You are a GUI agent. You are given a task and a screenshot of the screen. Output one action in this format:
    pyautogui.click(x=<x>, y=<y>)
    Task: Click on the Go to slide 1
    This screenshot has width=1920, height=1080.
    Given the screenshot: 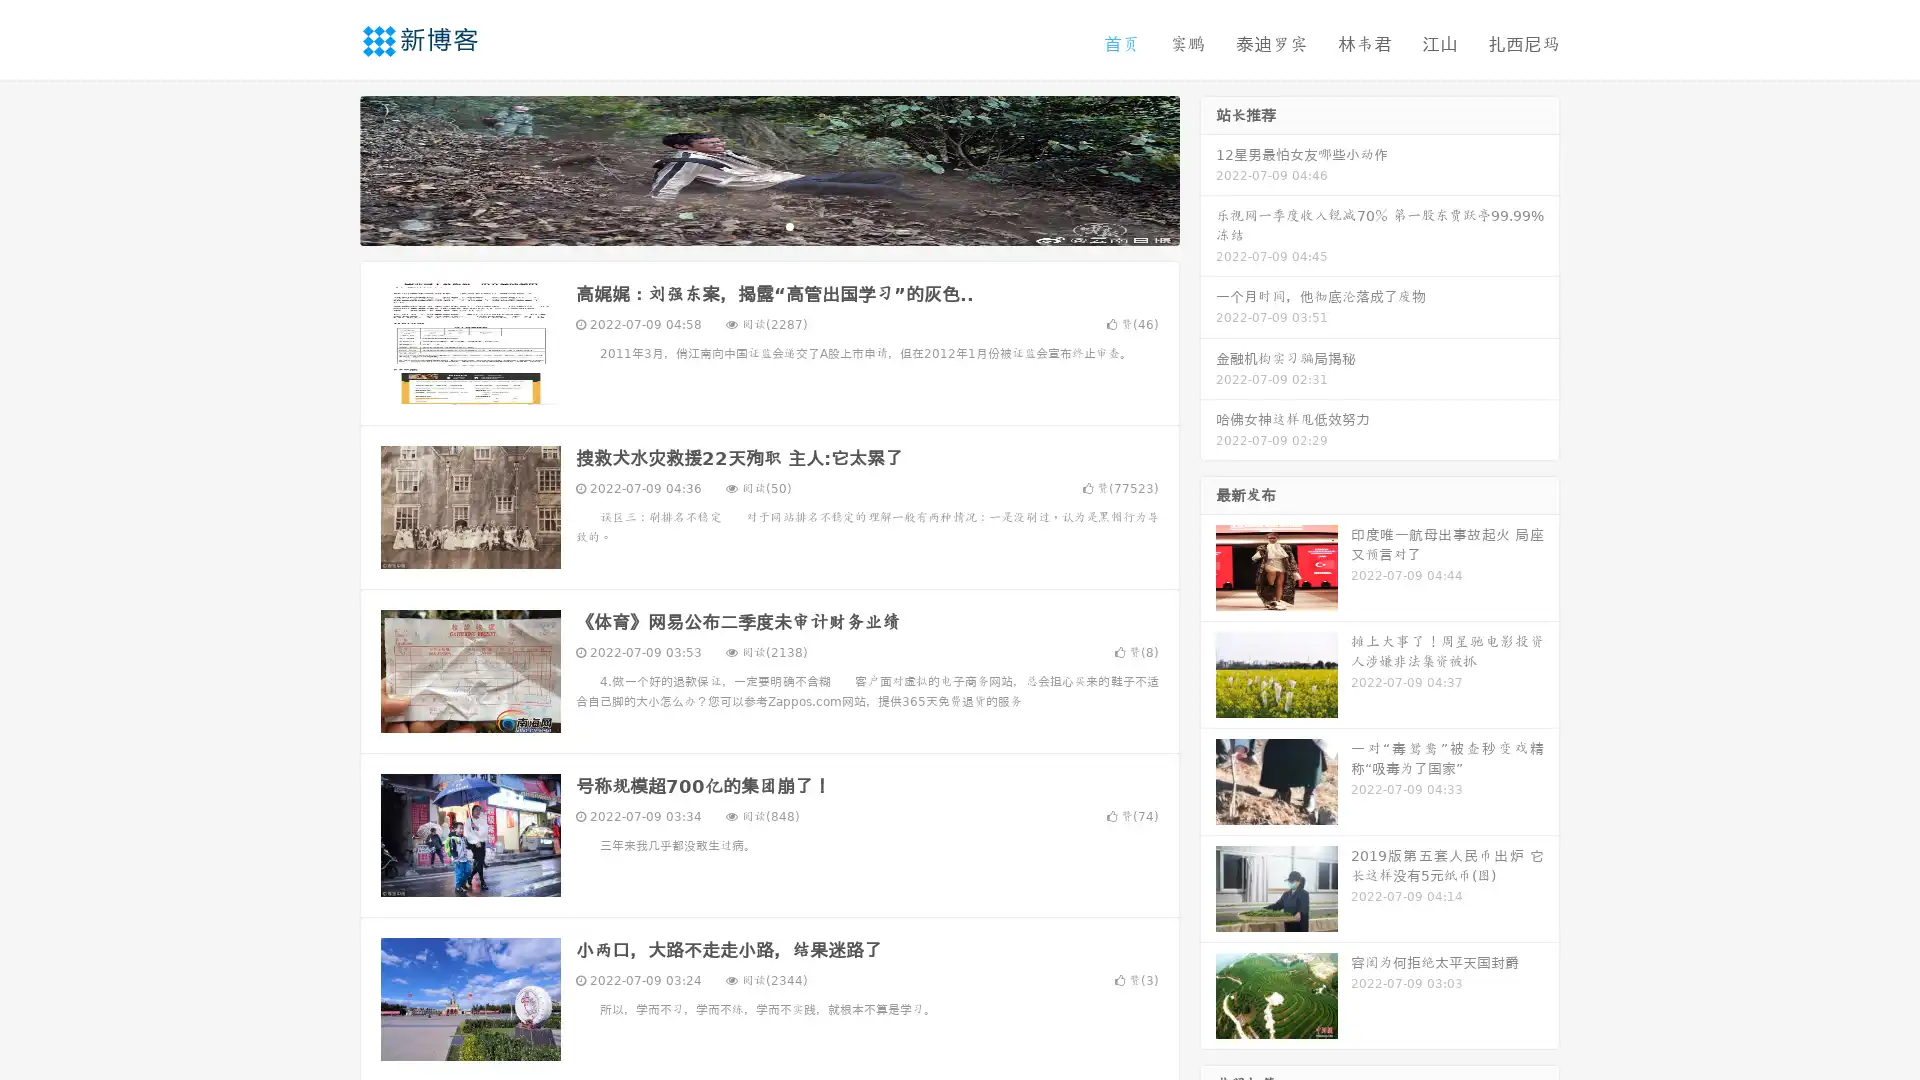 What is the action you would take?
    pyautogui.click(x=748, y=225)
    